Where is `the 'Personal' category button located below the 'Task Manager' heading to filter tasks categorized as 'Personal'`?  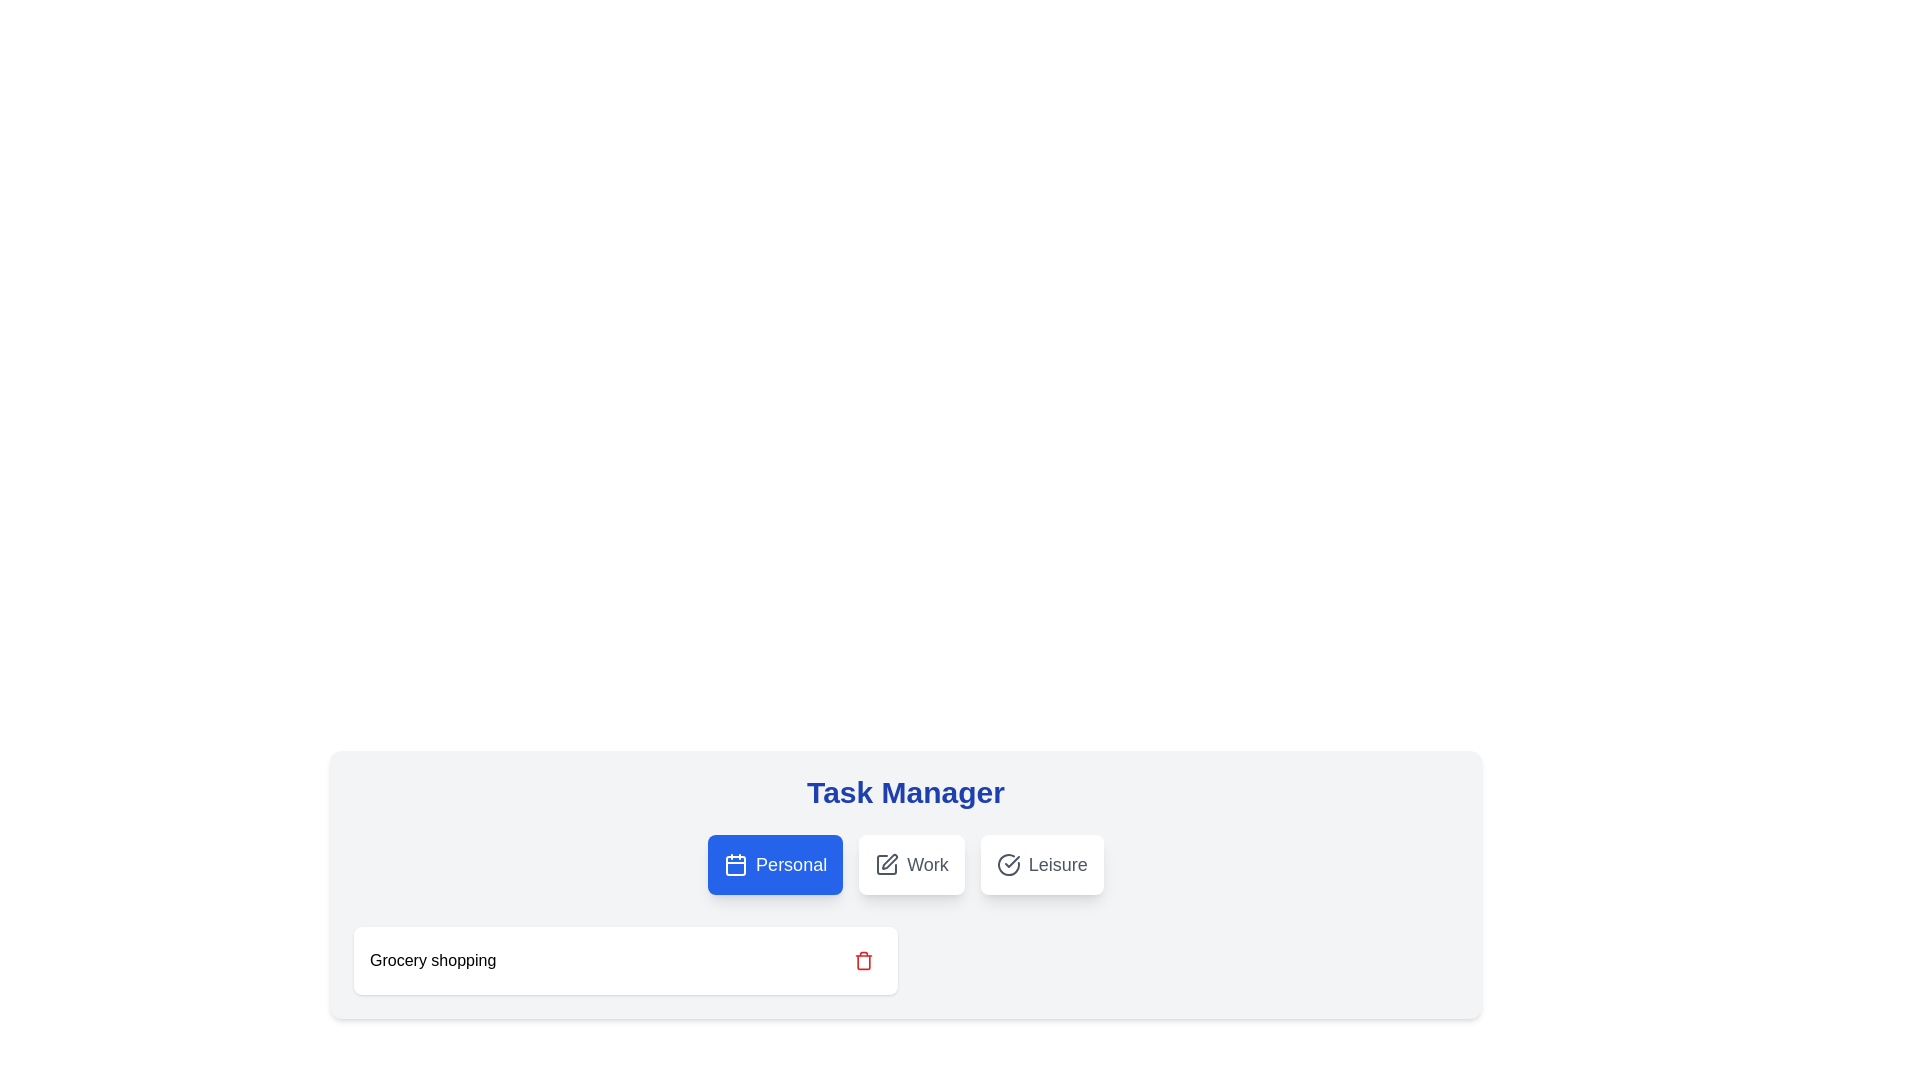 the 'Personal' category button located below the 'Task Manager' heading to filter tasks categorized as 'Personal' is located at coordinates (773, 863).